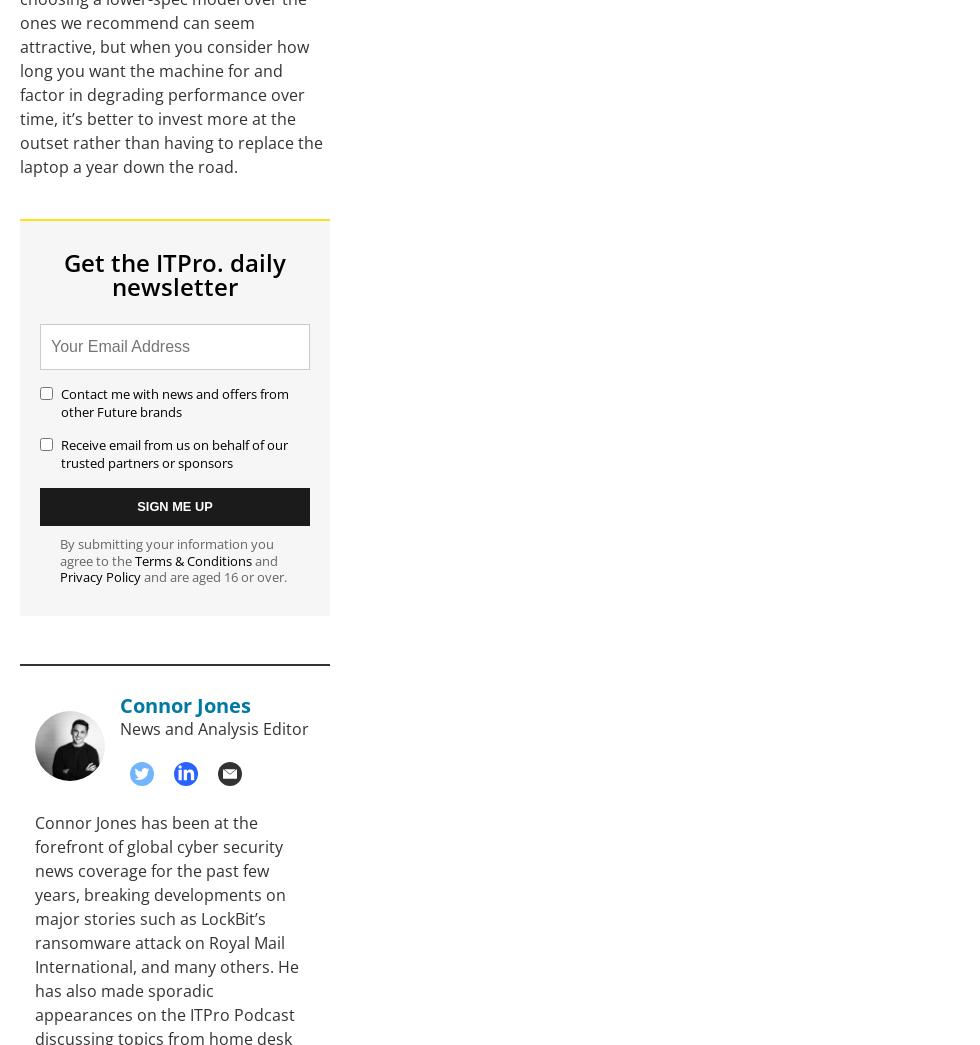  What do you see at coordinates (193, 560) in the screenshot?
I see `'Terms & Conditions'` at bounding box center [193, 560].